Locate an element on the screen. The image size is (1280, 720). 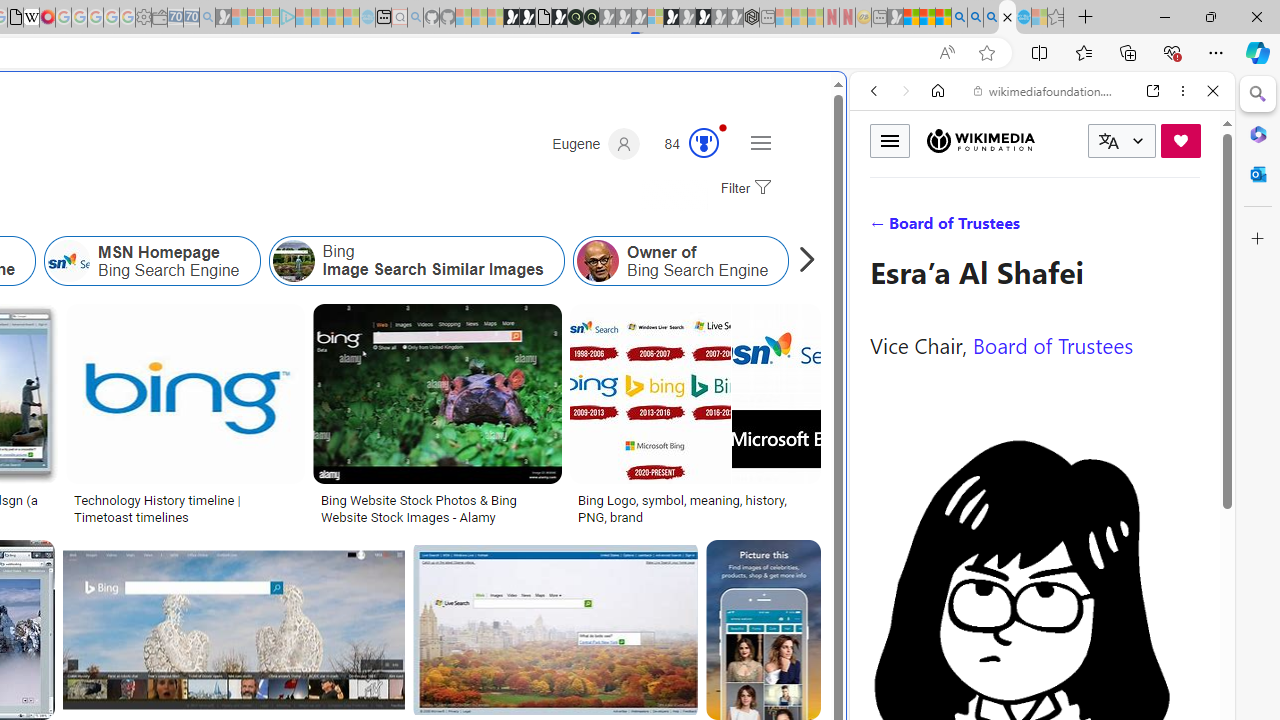
'Wallet - Sleeping' is located at coordinates (160, 17).